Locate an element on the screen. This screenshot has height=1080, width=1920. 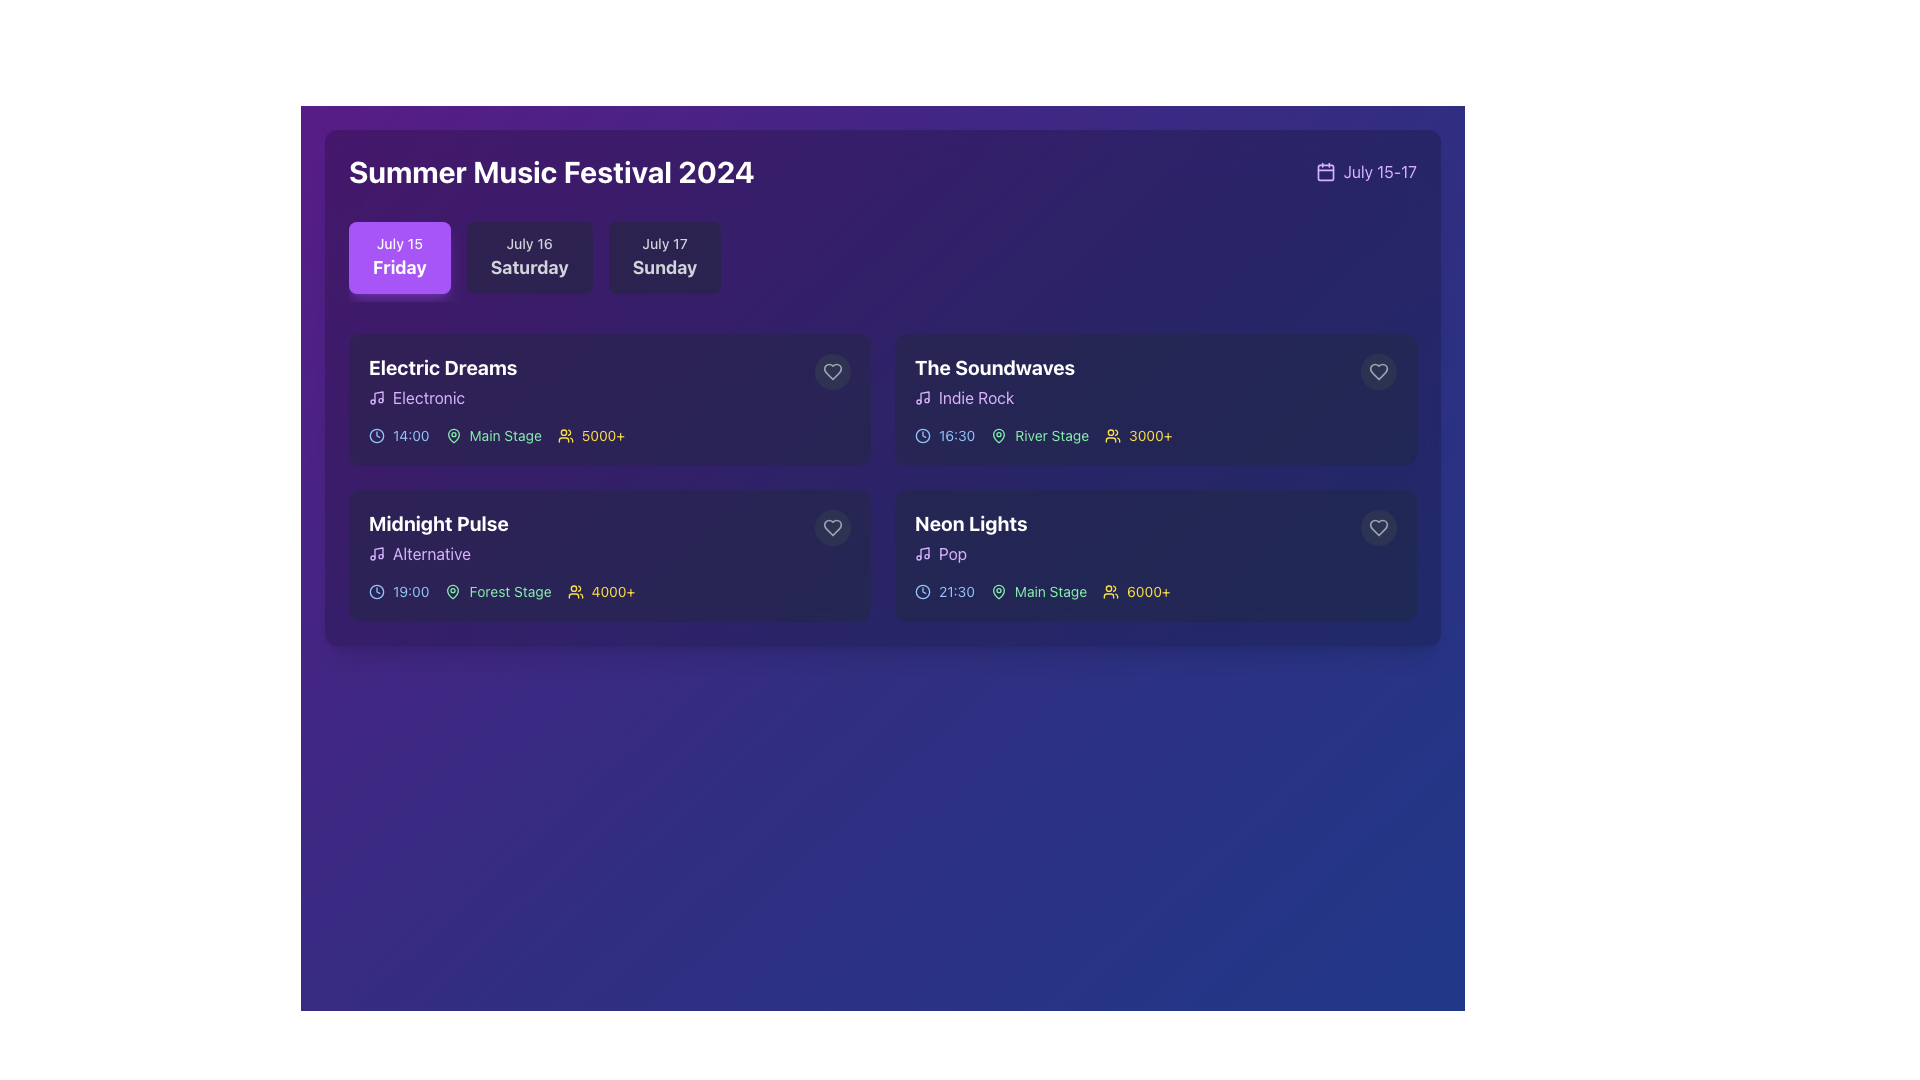
the informative label indicating the scheduled start time of the event 'The Soundwaves', located in the second row, second column of the grid layout, to the left of the stage name 'River Stage' is located at coordinates (944, 434).